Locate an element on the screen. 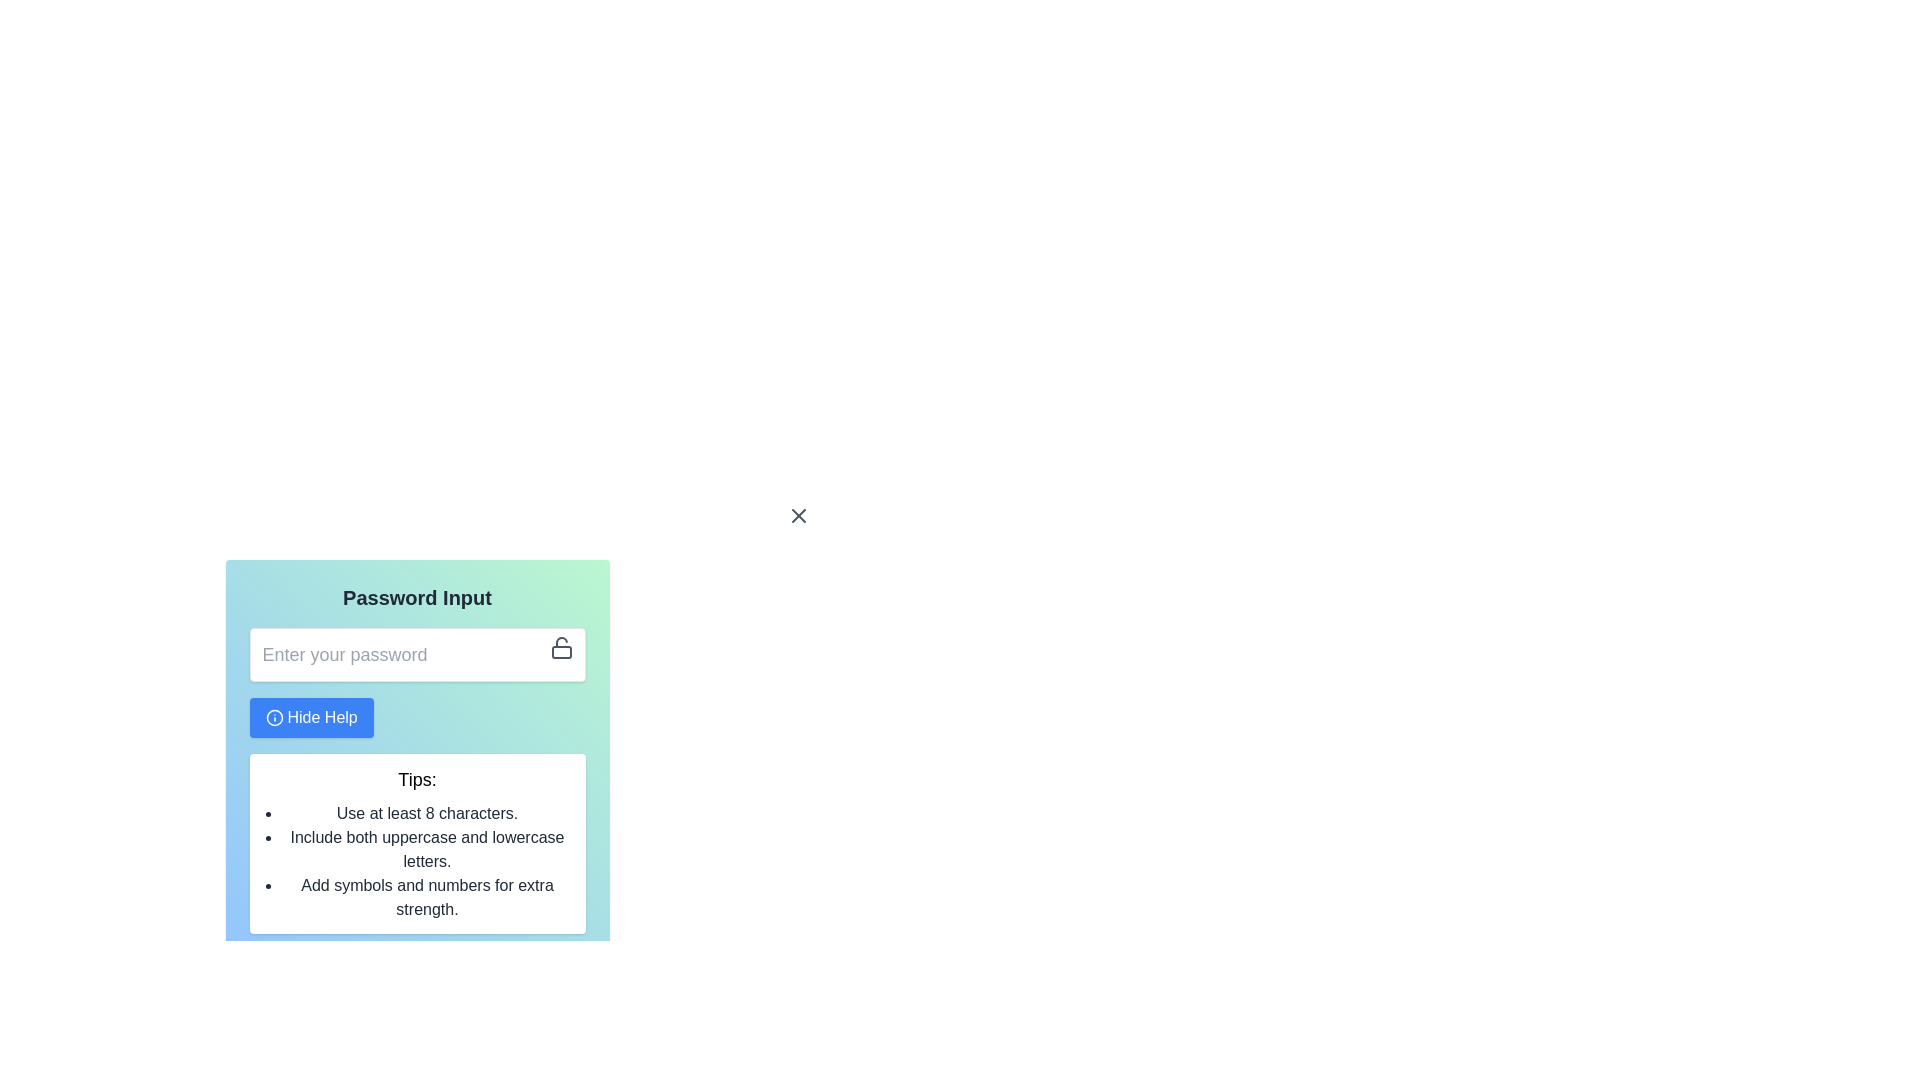 This screenshot has height=1080, width=1920. text statement saying "Add symbols and numbers for extra strength." from the third item in the bulleted list within the 'Tips' box located at the center of the lower portion of the interface is located at coordinates (426, 897).